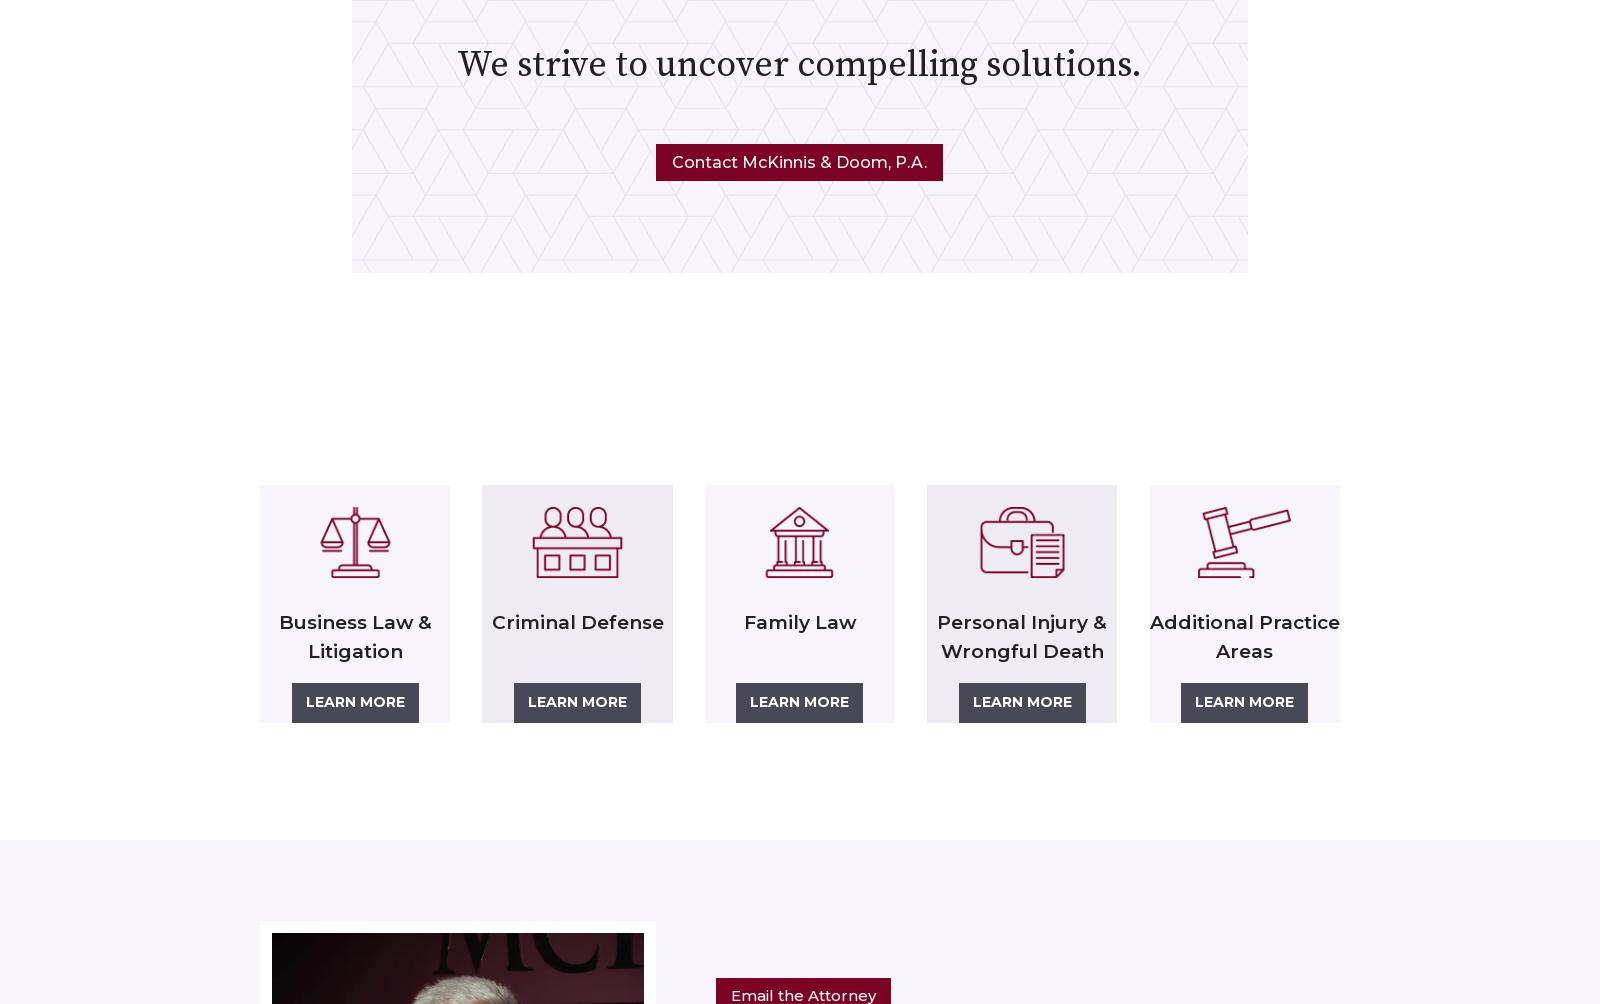 This screenshot has width=1600, height=1004. Describe the element at coordinates (277, 636) in the screenshot. I see `'Business Law & Litigation'` at that location.